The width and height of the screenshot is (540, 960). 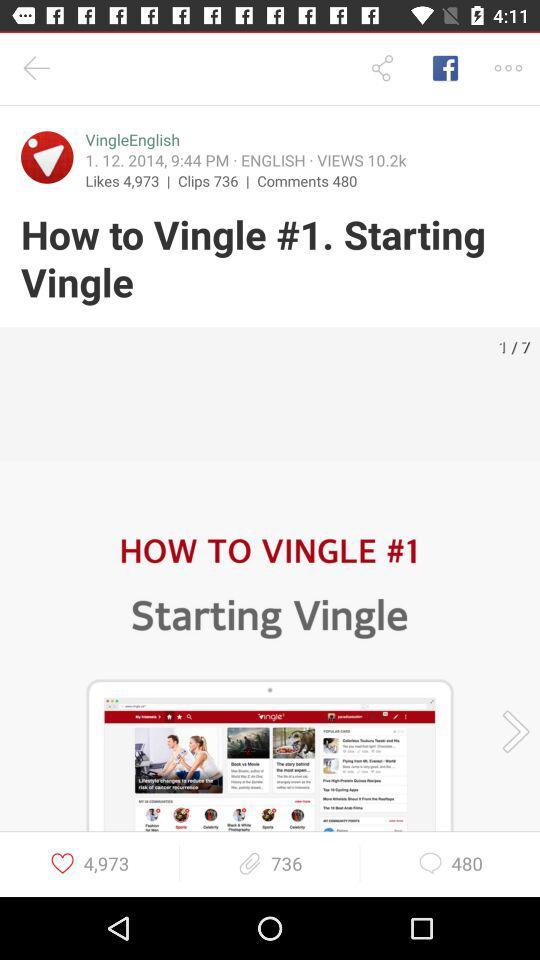 I want to click on clips 736  |, so click(x=216, y=179).